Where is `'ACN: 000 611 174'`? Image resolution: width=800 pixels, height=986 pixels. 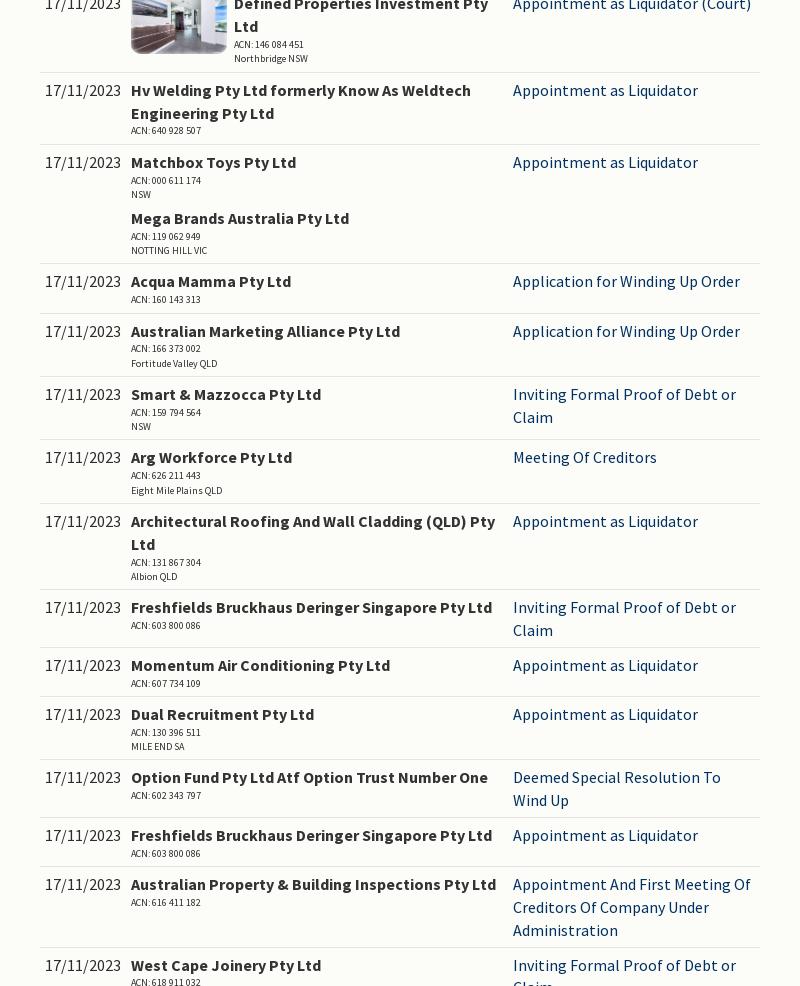 'ACN: 000 611 174' is located at coordinates (166, 178).